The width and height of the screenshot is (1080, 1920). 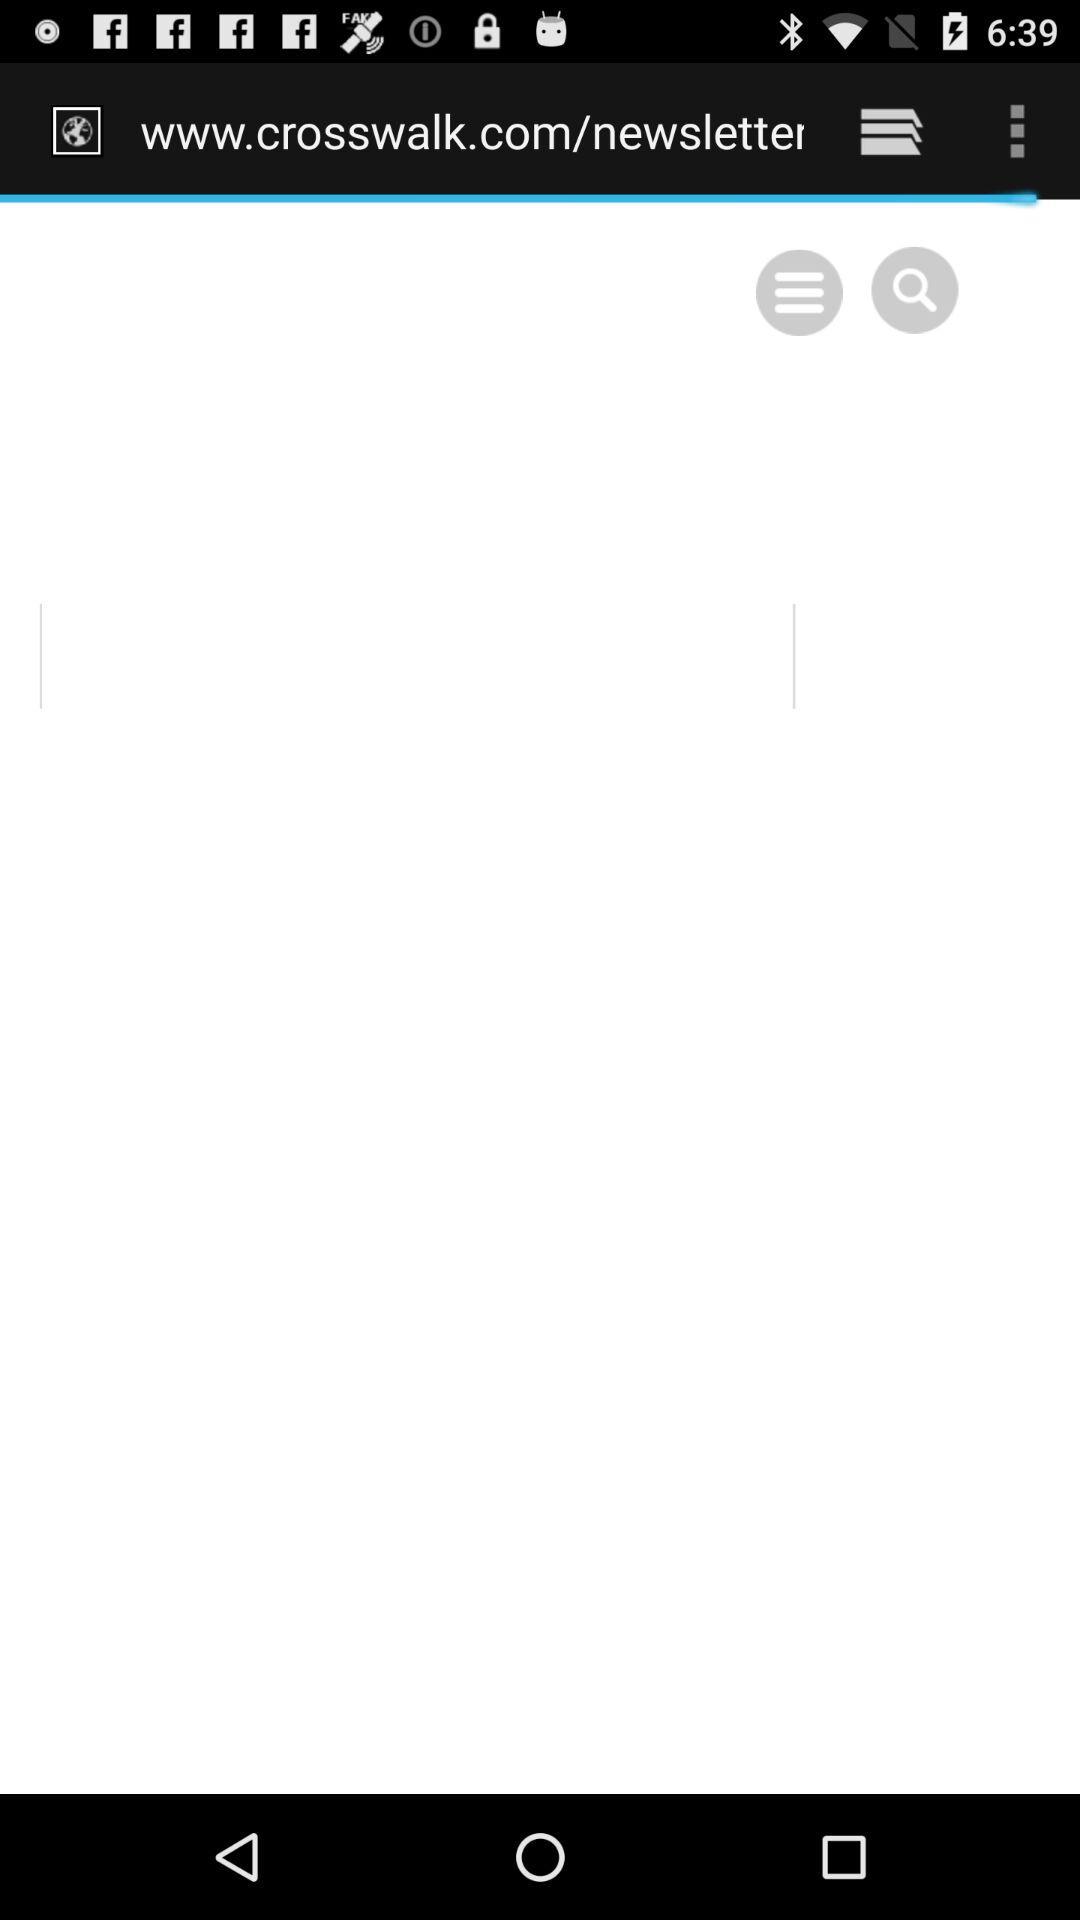 I want to click on www crosswalk com, so click(x=472, y=130).